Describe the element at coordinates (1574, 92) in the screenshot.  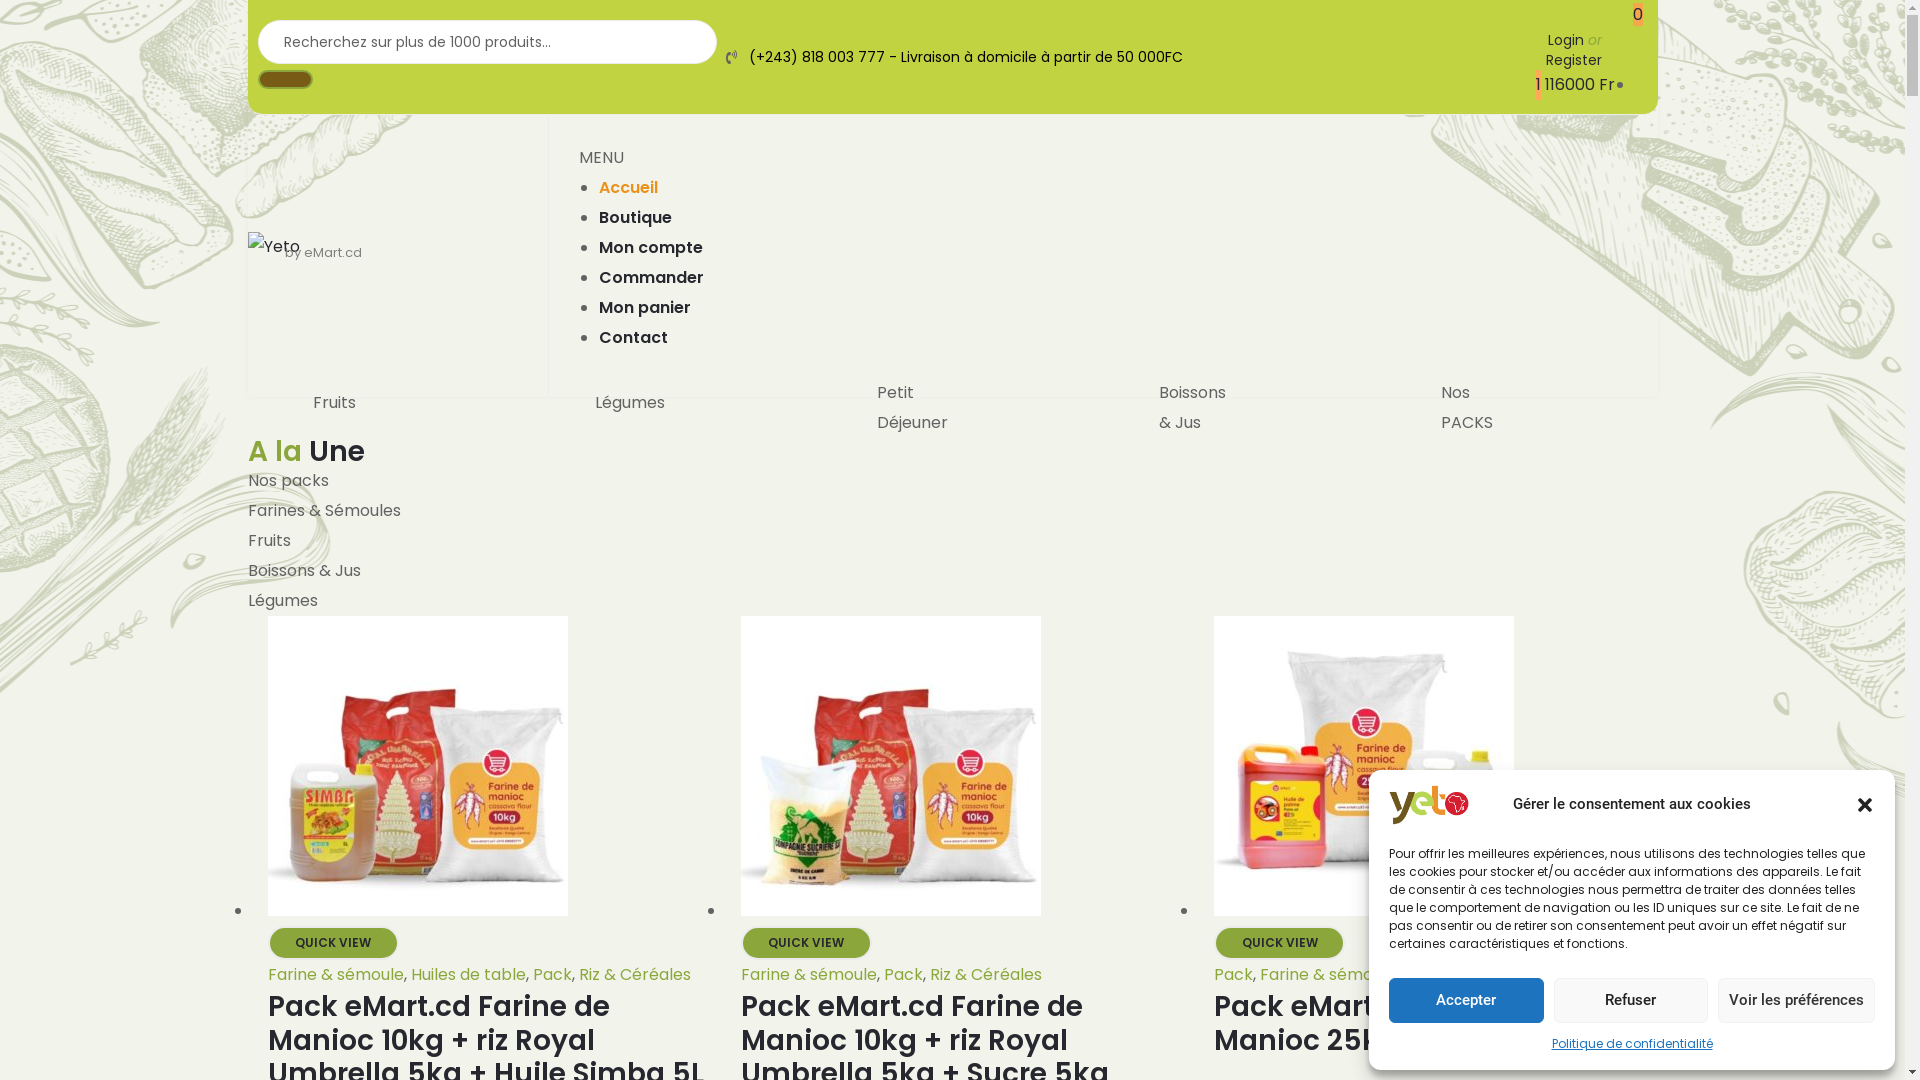
I see `'1 116000 Fr'` at that location.